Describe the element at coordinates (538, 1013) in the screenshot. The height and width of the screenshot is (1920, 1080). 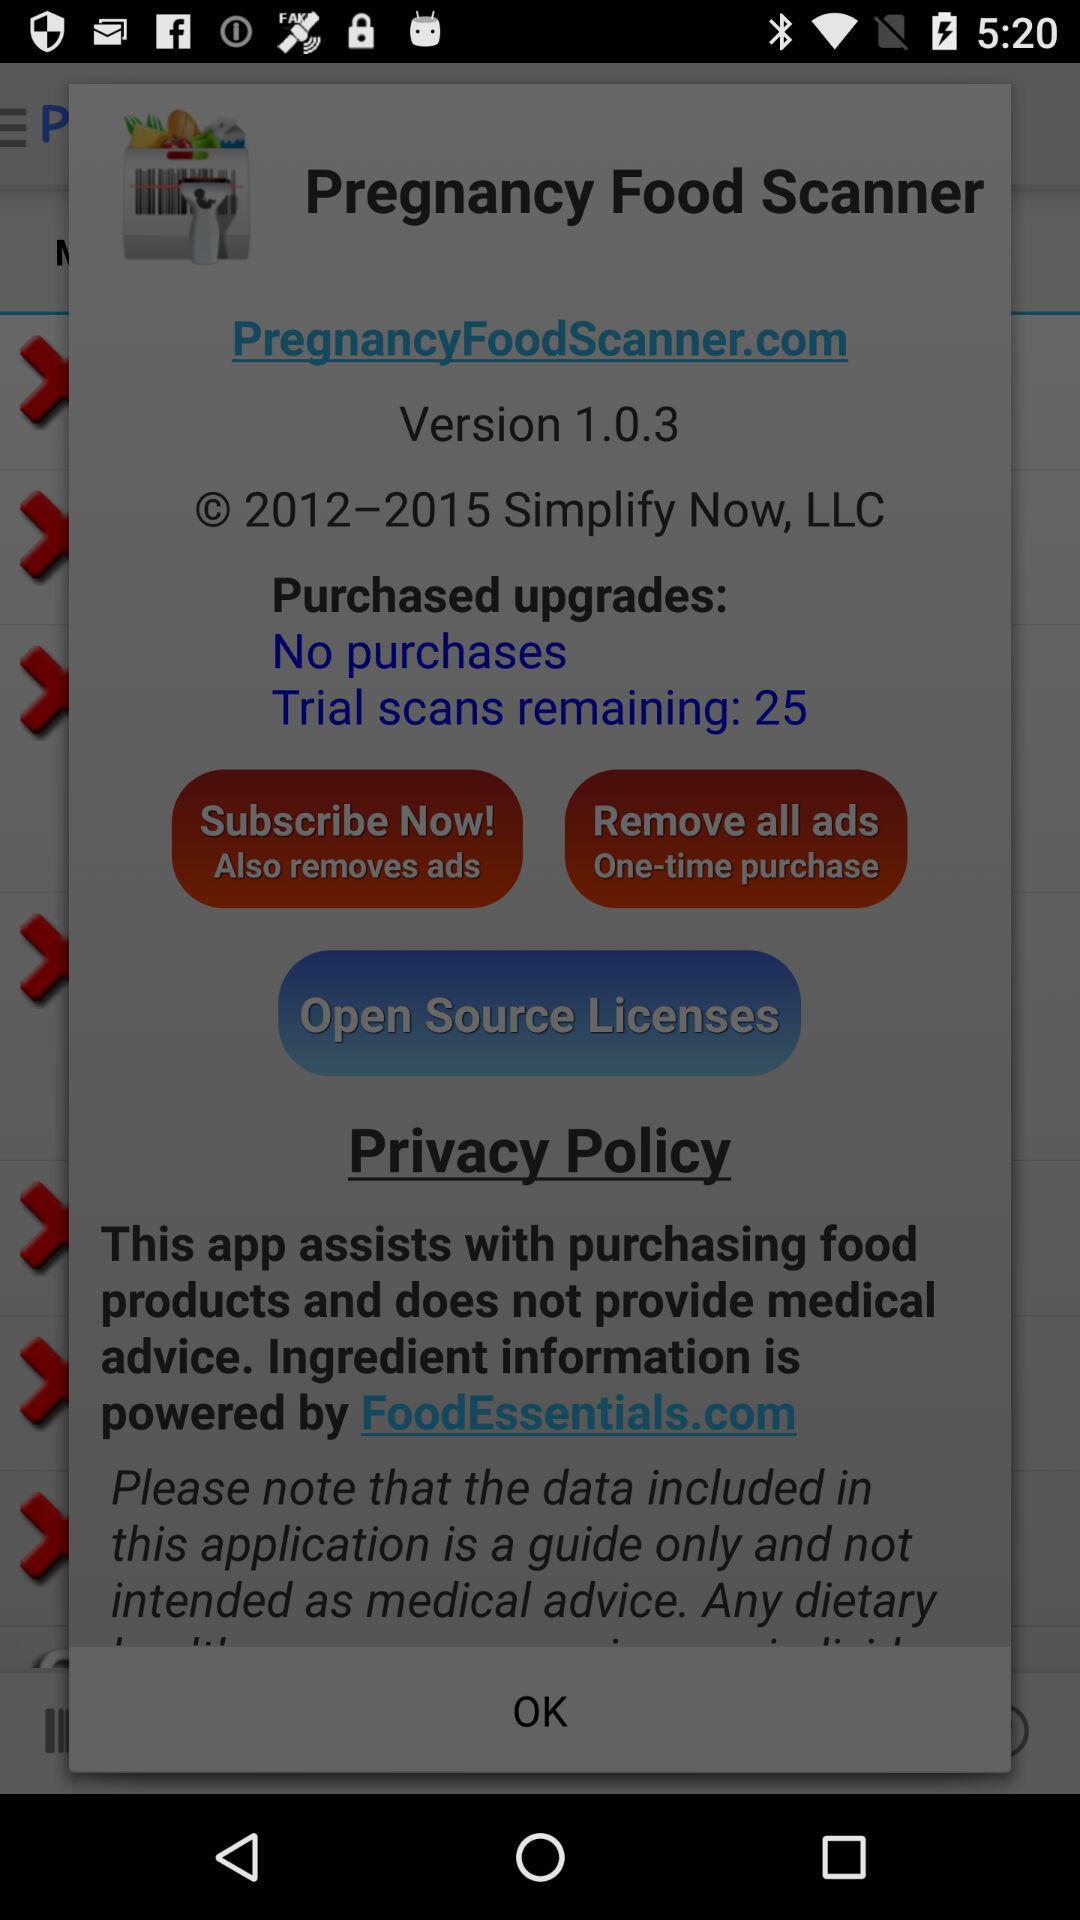
I see `button below the subscribe now also item` at that location.